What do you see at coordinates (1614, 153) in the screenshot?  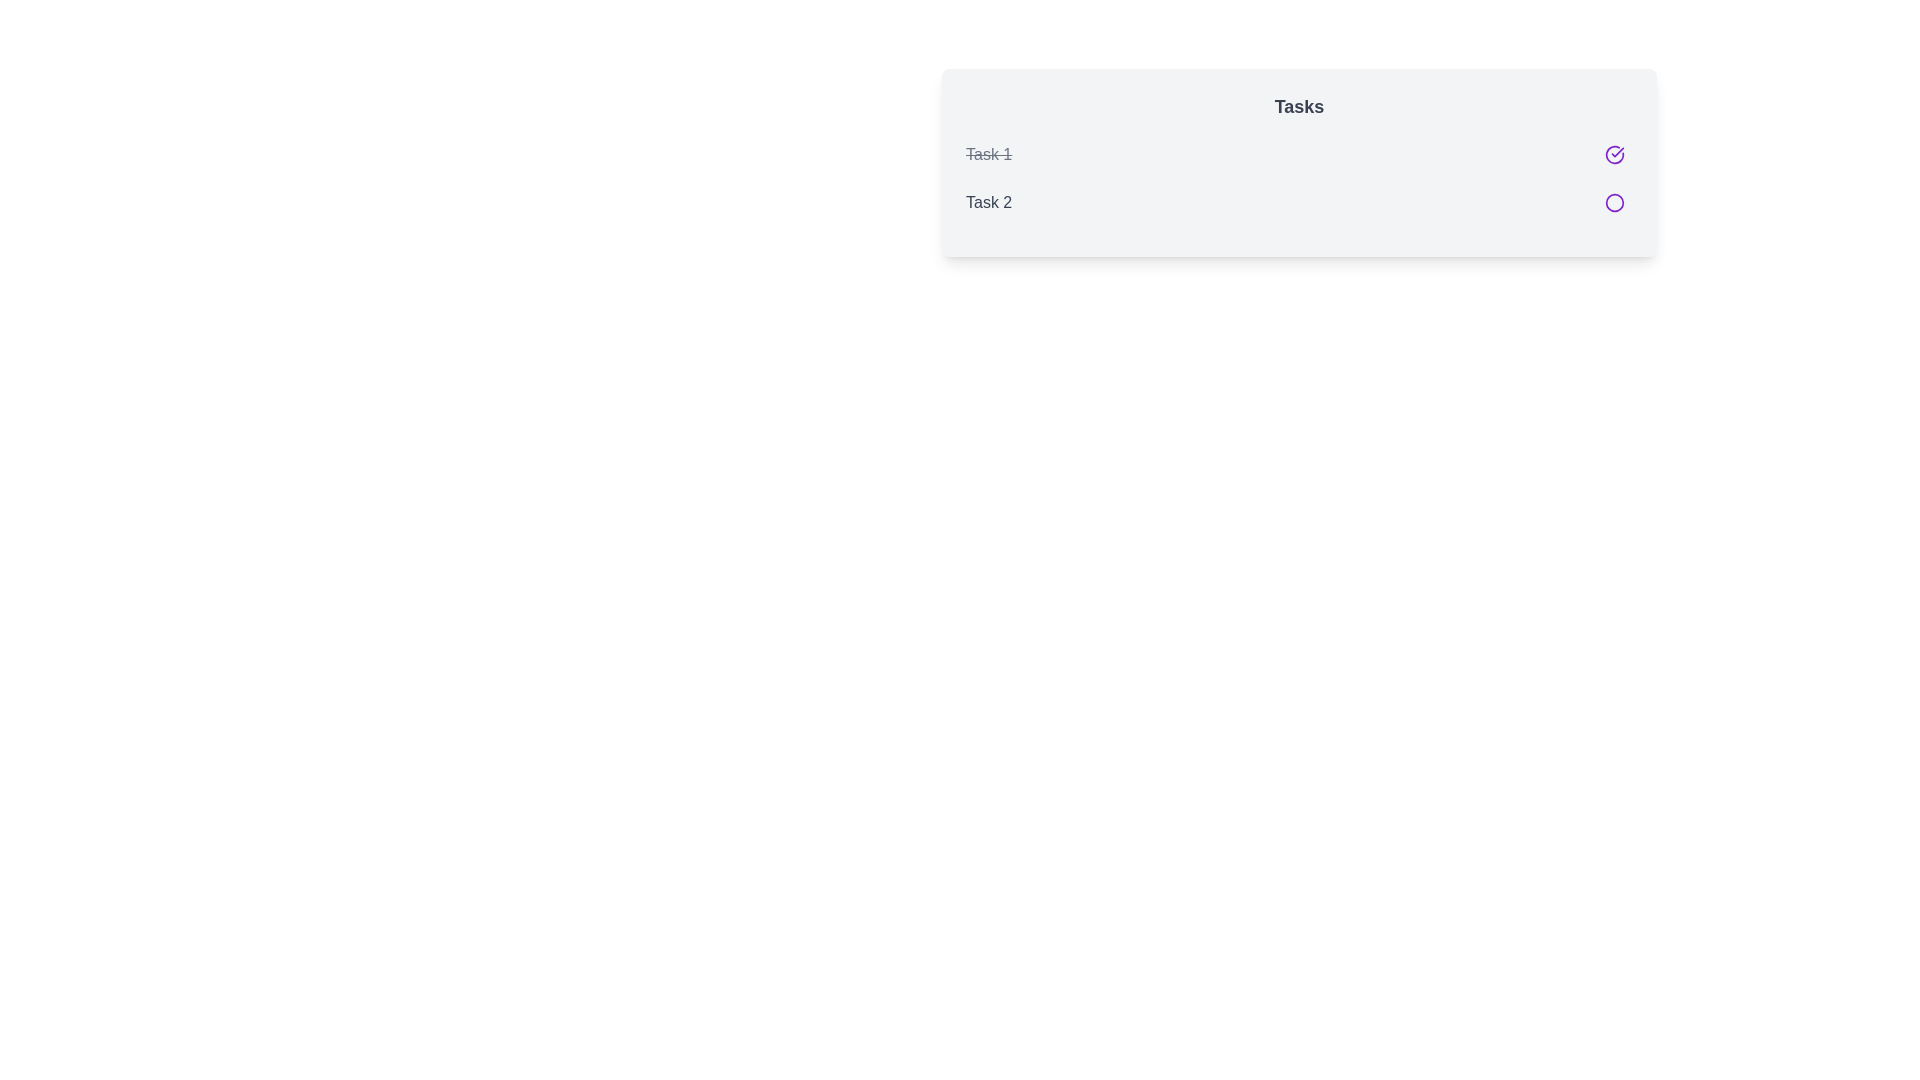 I see `the circular button with a purple outline and a check mark inside to mark the task as completed` at bounding box center [1614, 153].